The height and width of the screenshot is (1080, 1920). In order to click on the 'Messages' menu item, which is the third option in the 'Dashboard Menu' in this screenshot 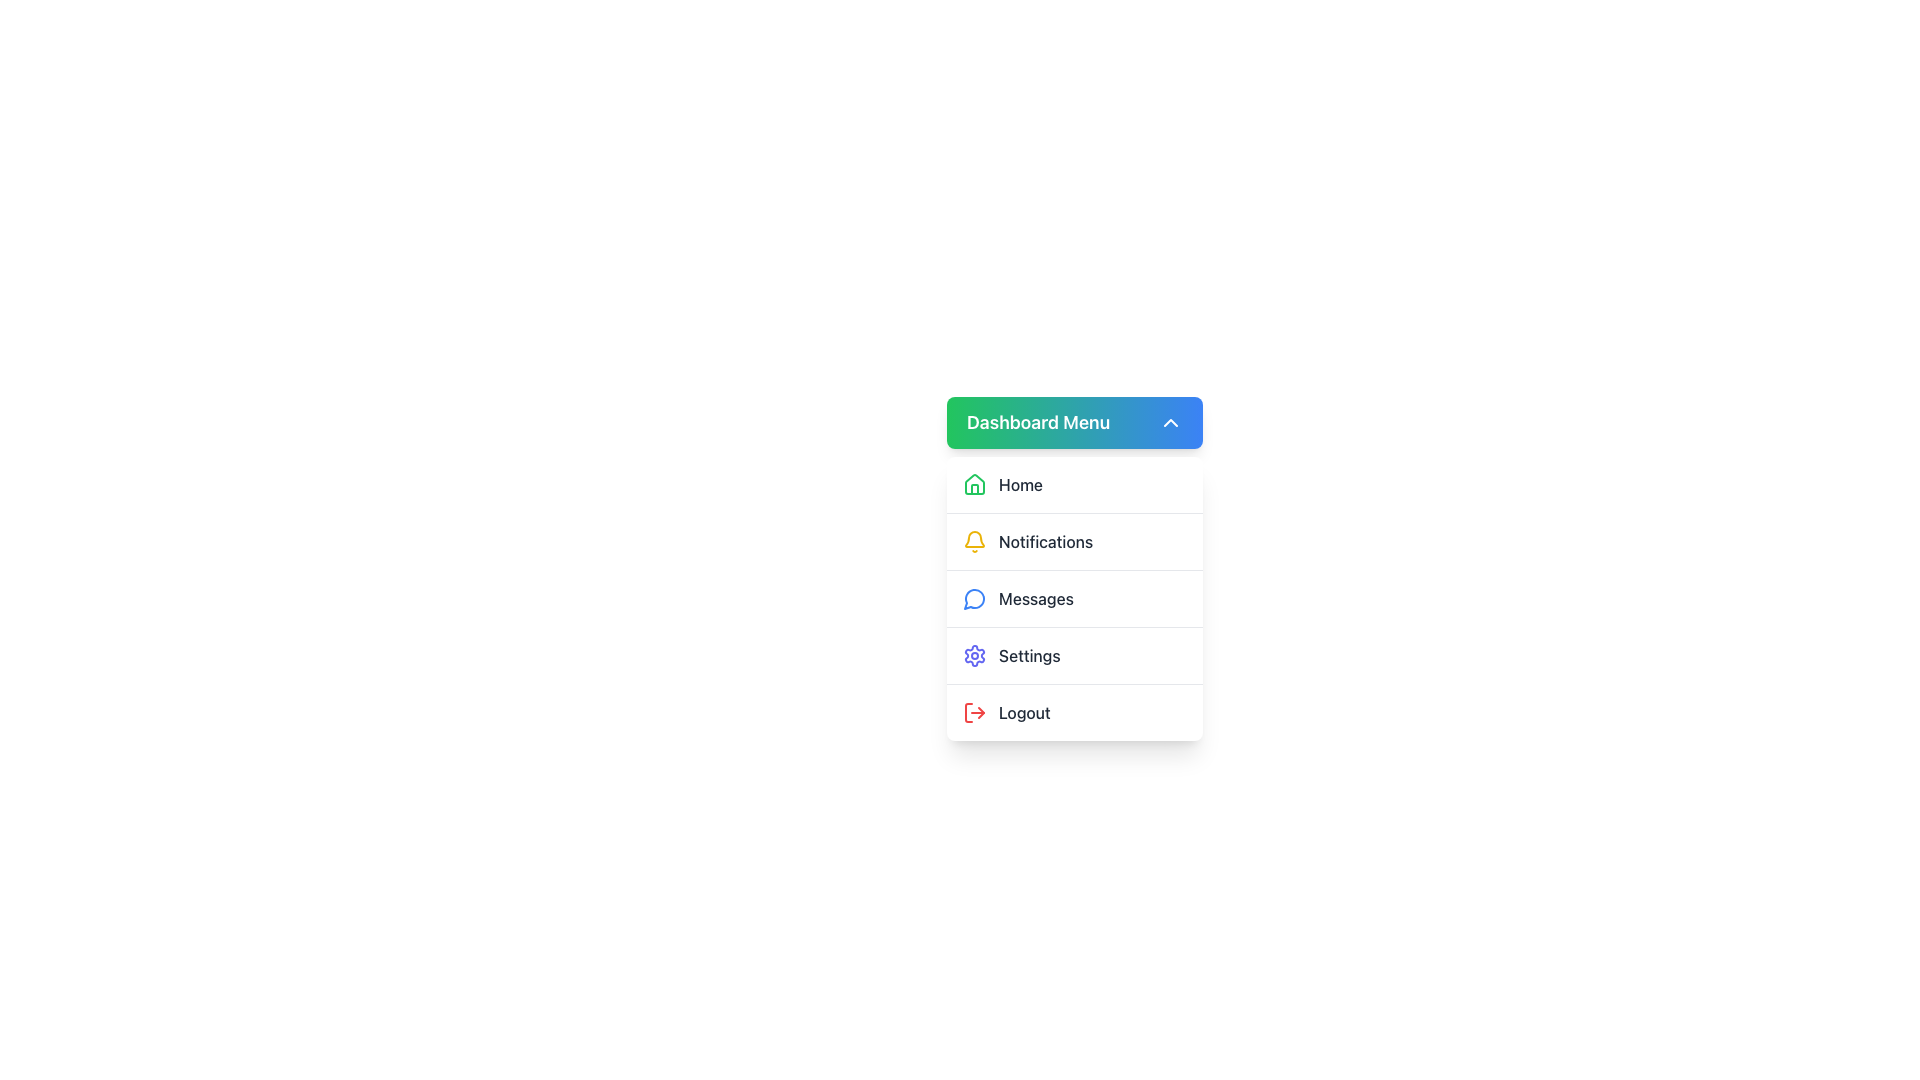, I will do `click(1074, 597)`.